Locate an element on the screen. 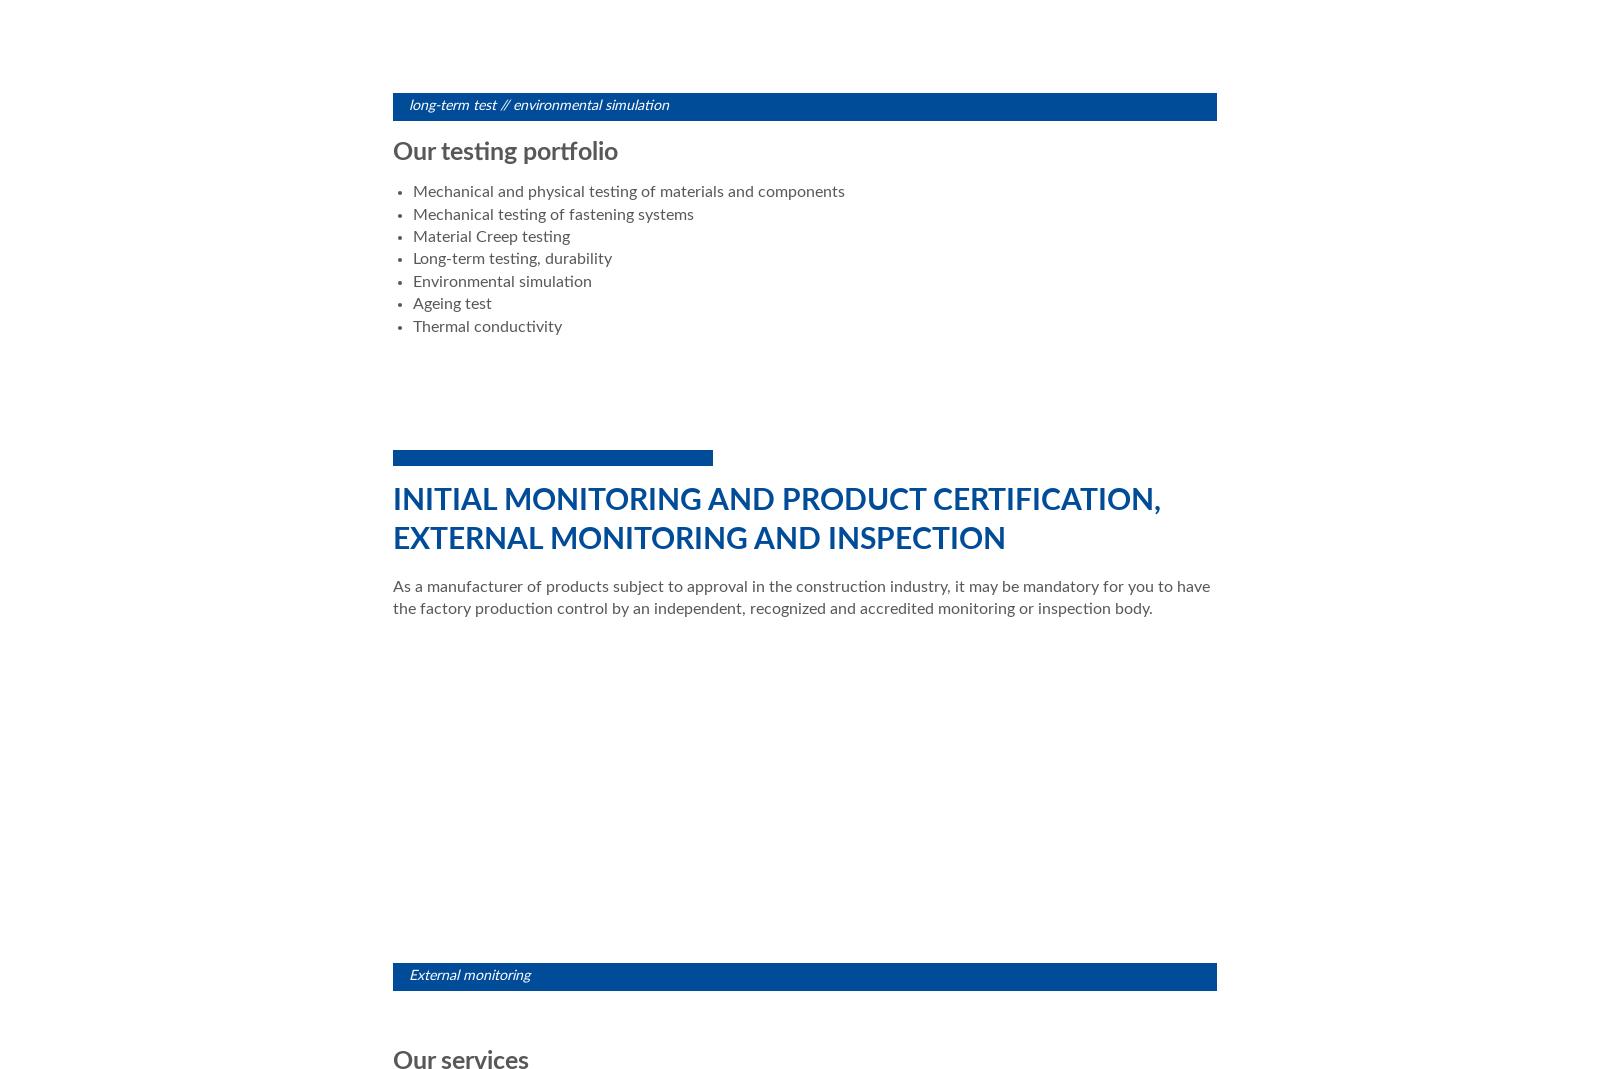 This screenshot has width=1610, height=1069. 'Environmental simulation' is located at coordinates (502, 280).